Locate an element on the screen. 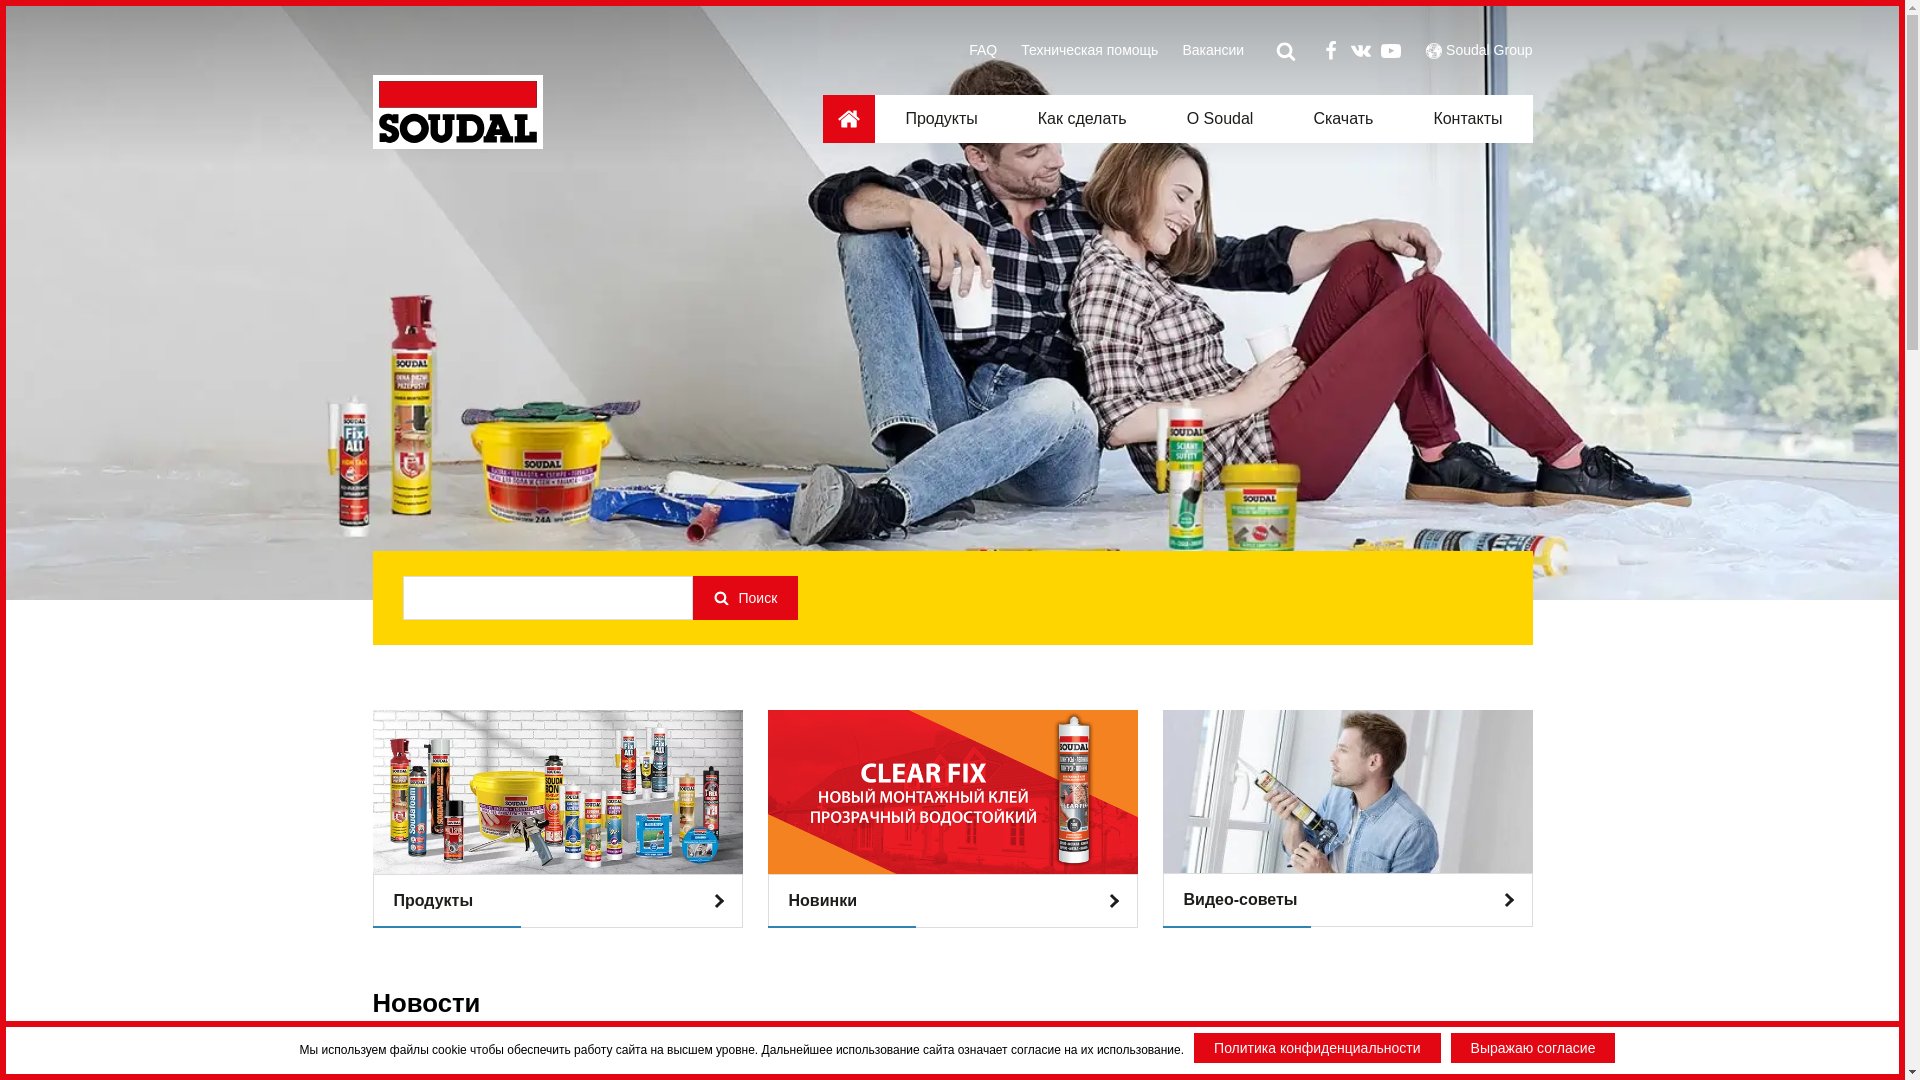  'FAQ' is located at coordinates (955, 49).